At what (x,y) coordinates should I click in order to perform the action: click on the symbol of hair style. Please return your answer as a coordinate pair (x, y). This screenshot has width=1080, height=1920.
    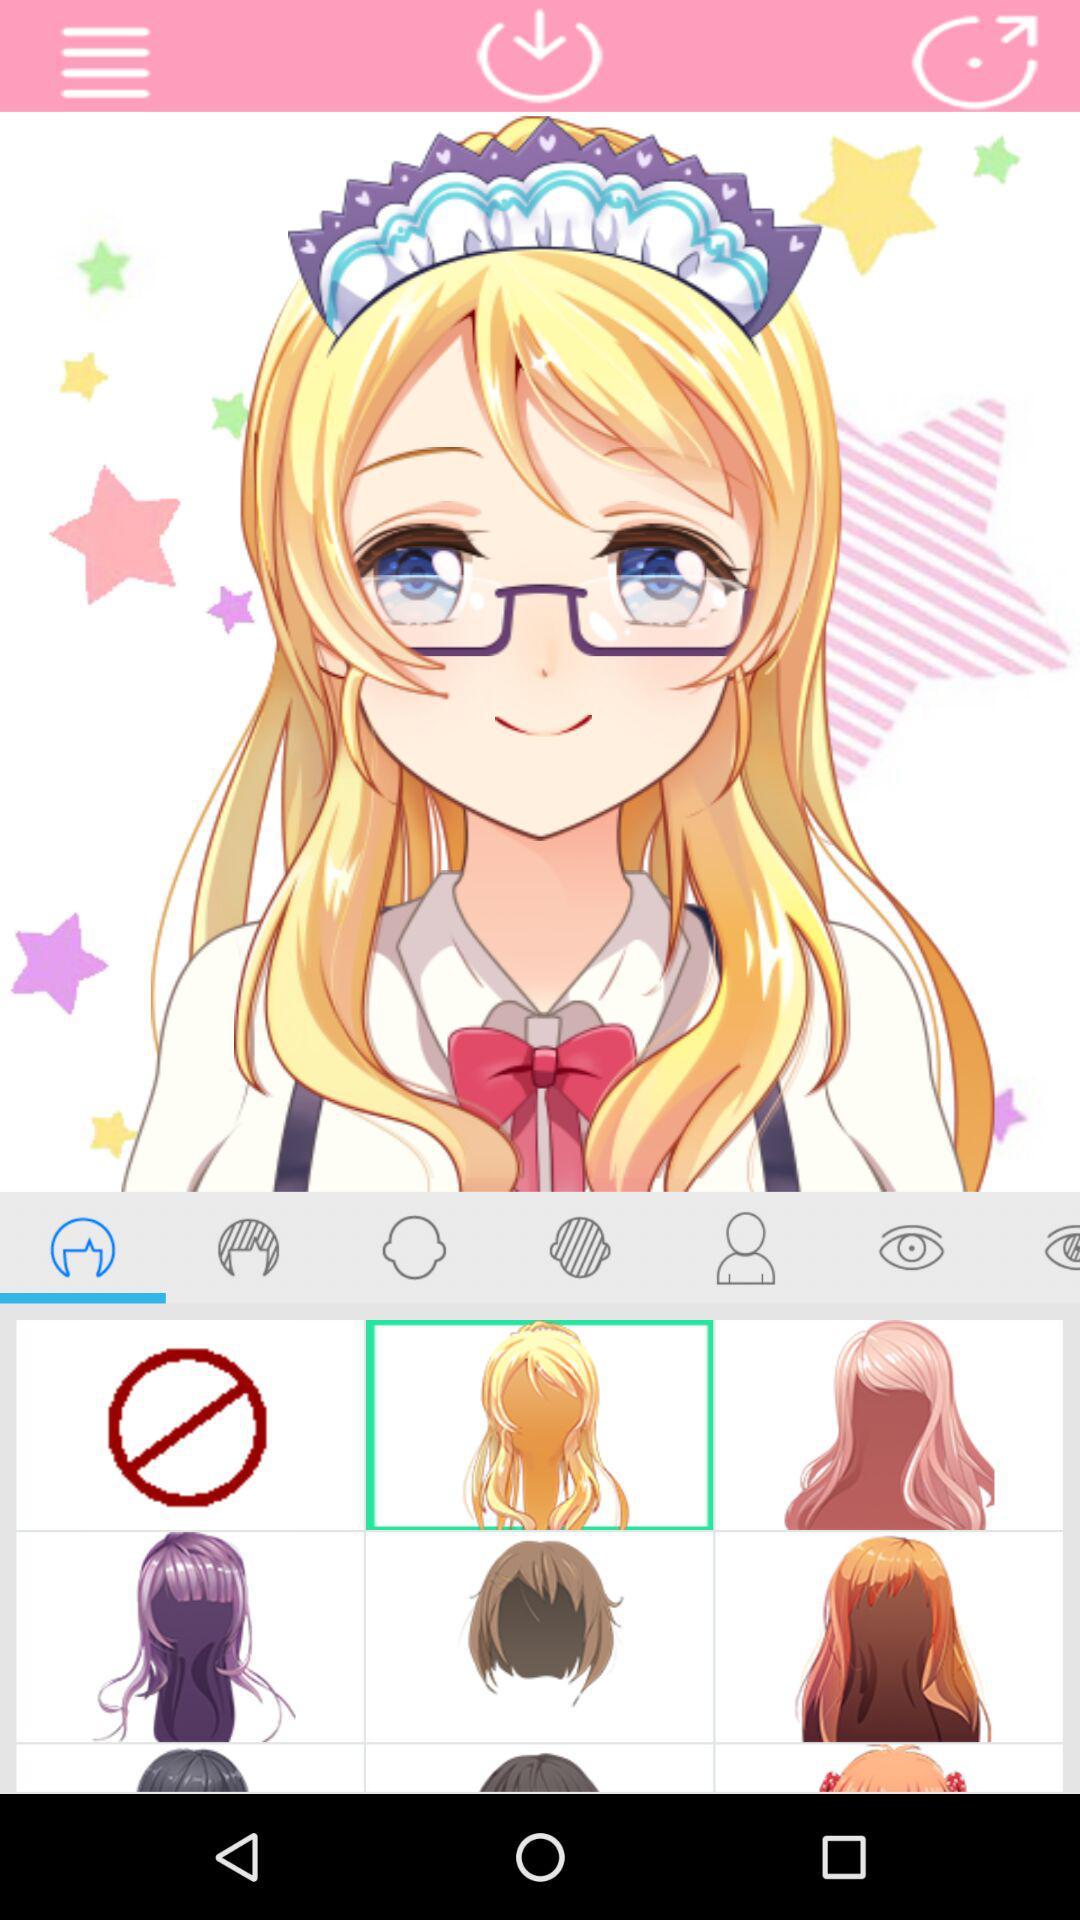
    Looking at the image, I should click on (247, 1246).